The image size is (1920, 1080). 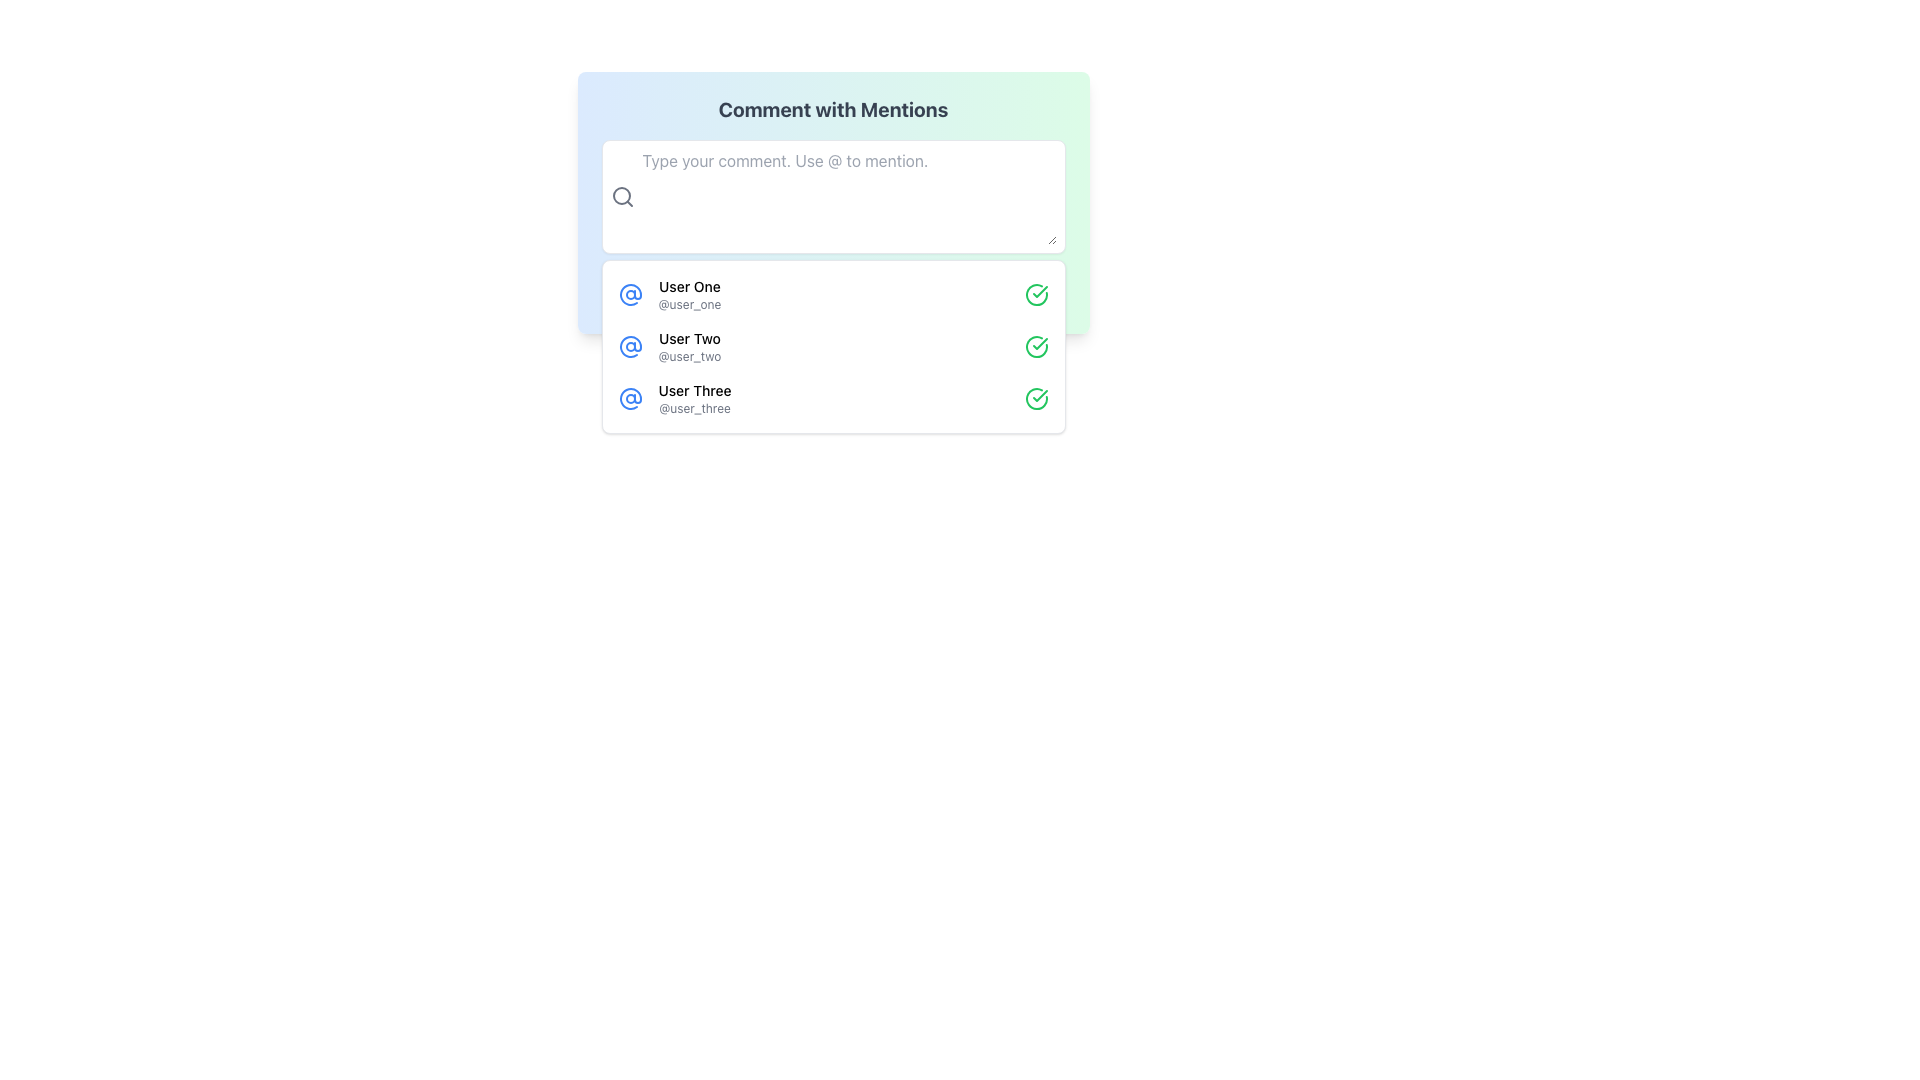 I want to click on the visual indication of the green checkmark icon located at the far-right end of the third user entry, adjacent to the text for 'User Three', so click(x=1040, y=292).